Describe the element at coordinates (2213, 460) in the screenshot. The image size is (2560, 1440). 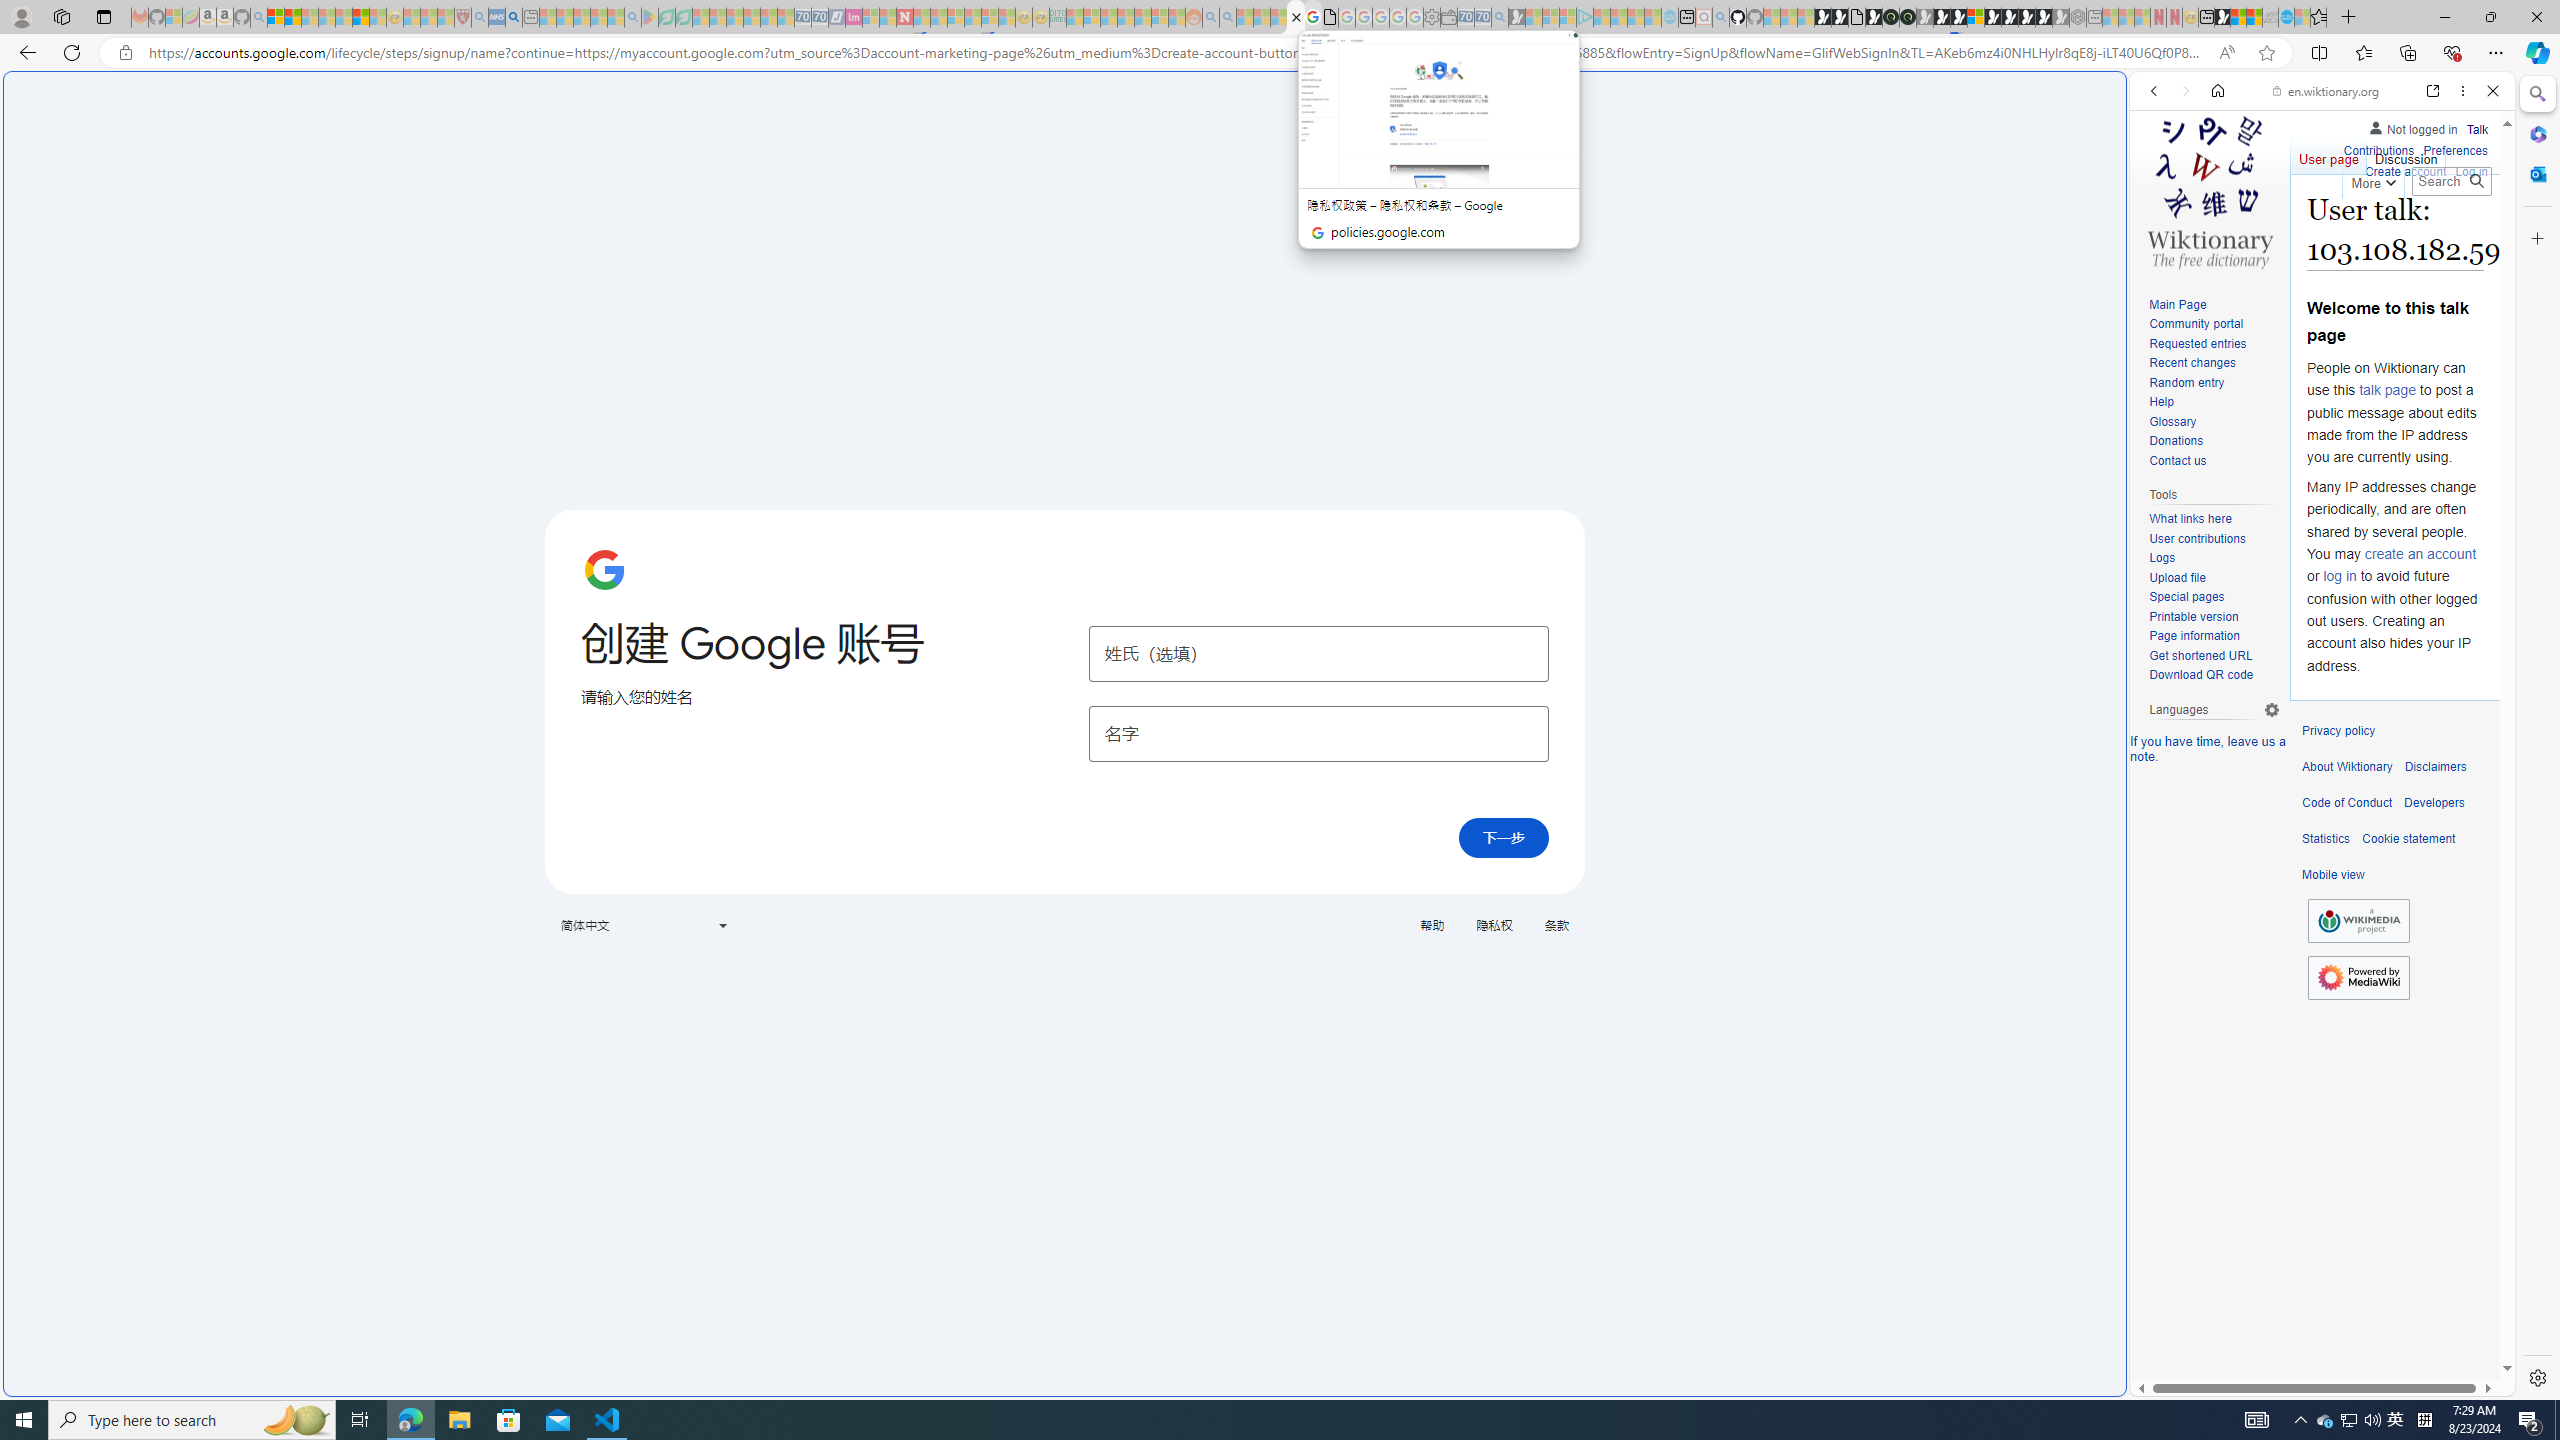
I see `'Contact us'` at that location.